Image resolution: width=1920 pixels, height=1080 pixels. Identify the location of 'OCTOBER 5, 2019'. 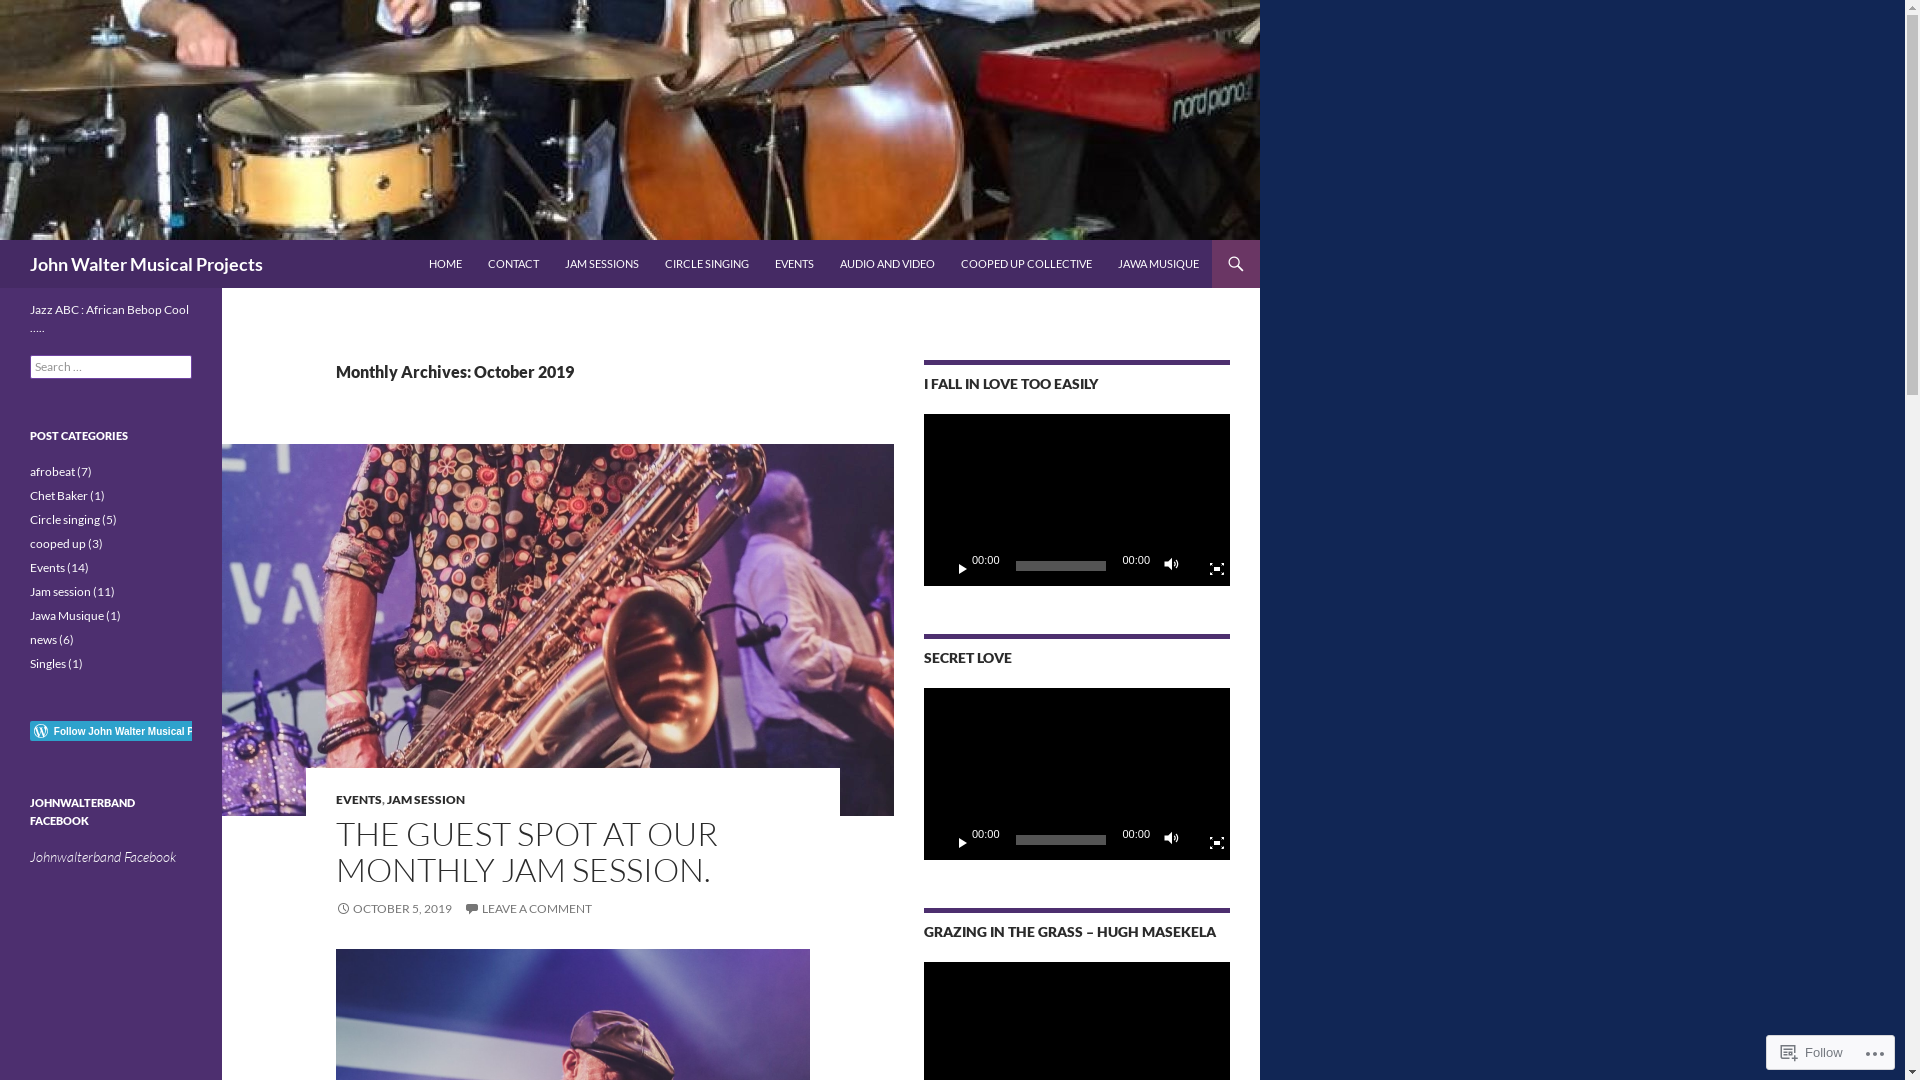
(336, 908).